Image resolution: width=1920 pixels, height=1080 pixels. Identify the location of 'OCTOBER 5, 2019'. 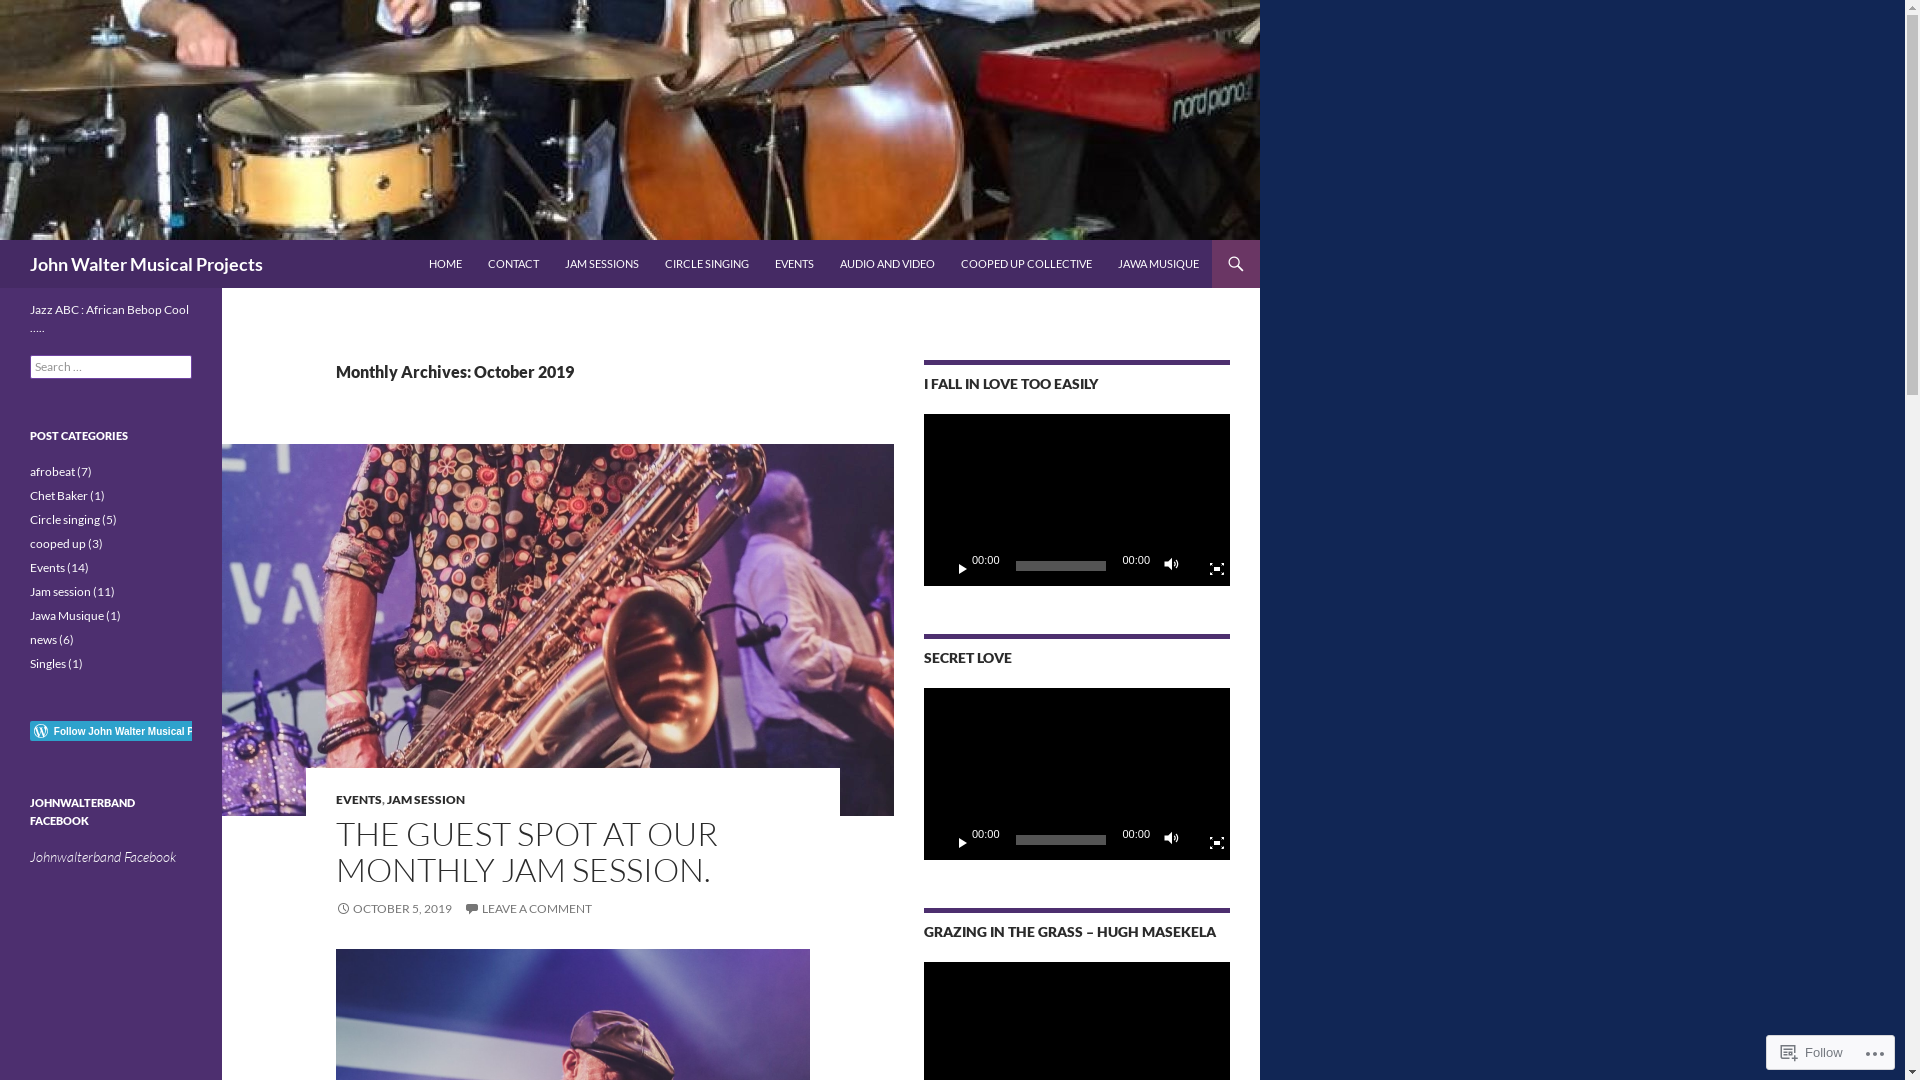
(336, 908).